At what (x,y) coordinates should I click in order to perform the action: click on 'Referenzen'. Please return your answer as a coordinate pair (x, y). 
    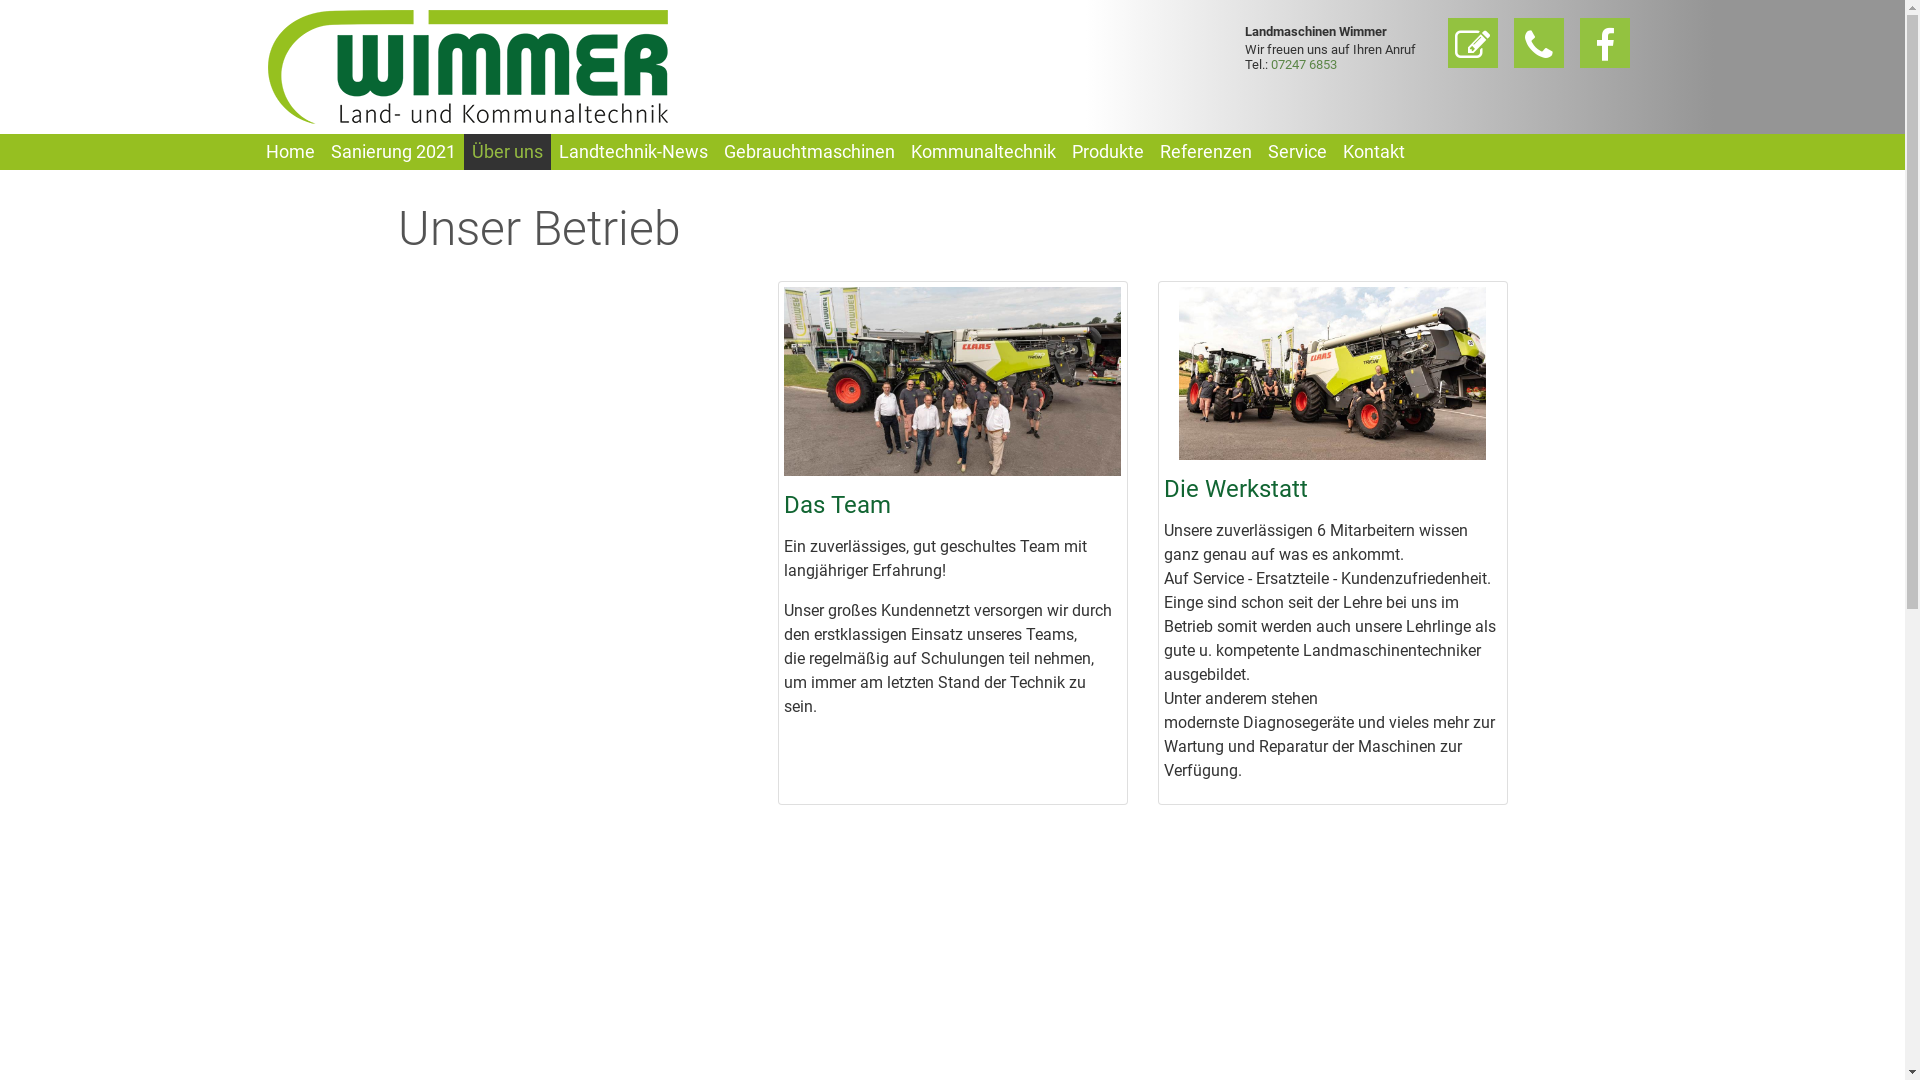
    Looking at the image, I should click on (1204, 150).